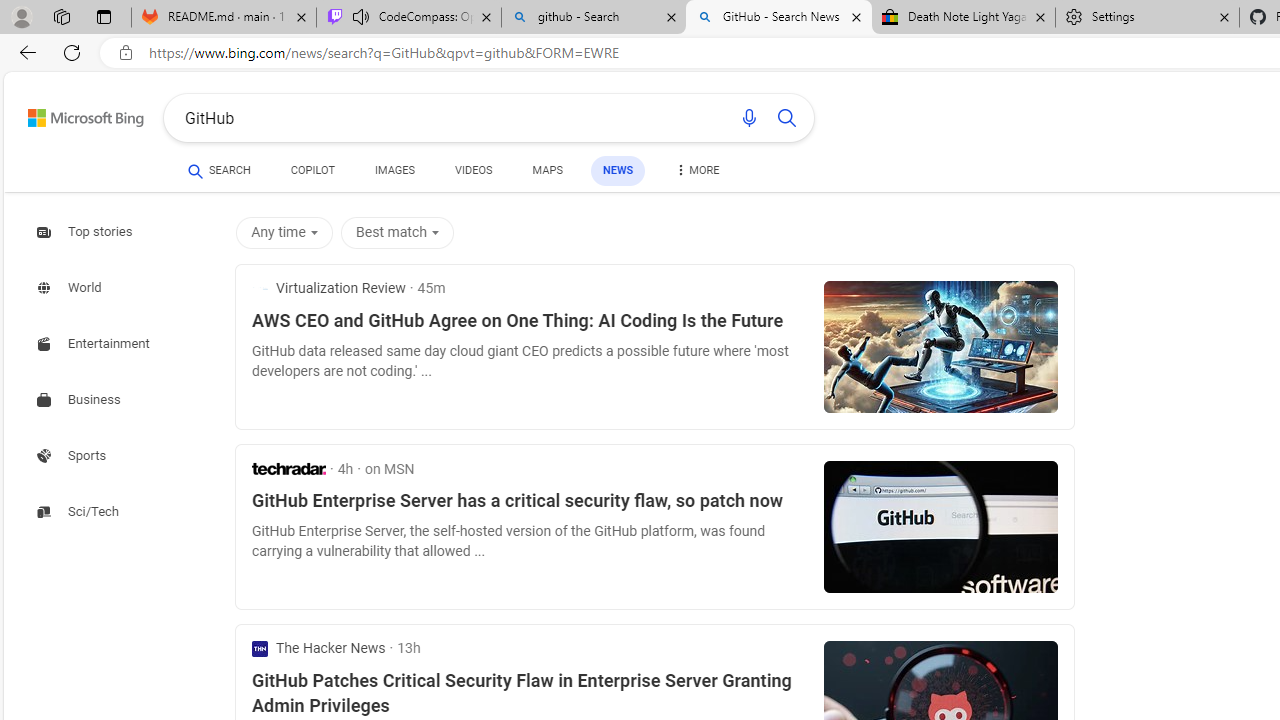 The image size is (1280, 720). Describe the element at coordinates (311, 170) in the screenshot. I see `'COPILOT'` at that location.